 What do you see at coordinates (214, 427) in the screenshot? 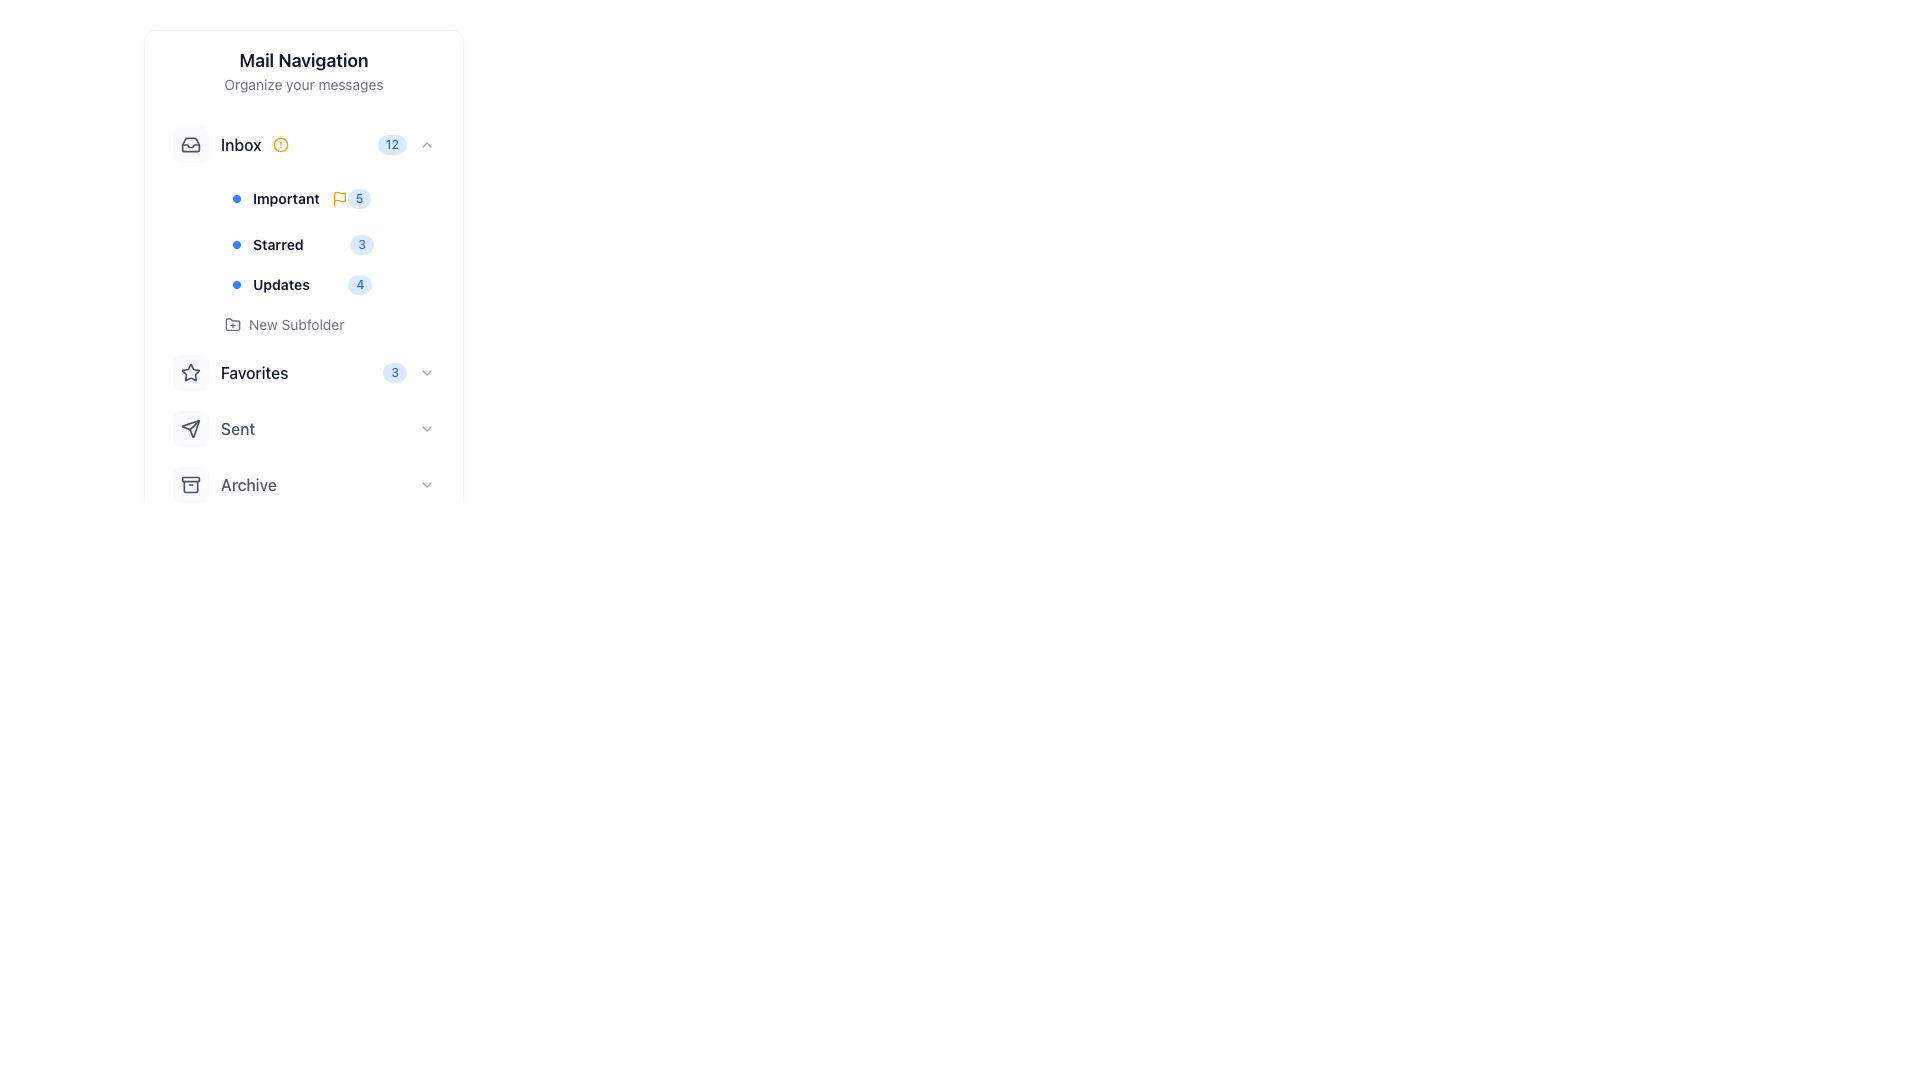
I see `the navigation link for the 'Sent' folder, which is the first item under the 'Favorites' section in the navigation sidebar` at bounding box center [214, 427].